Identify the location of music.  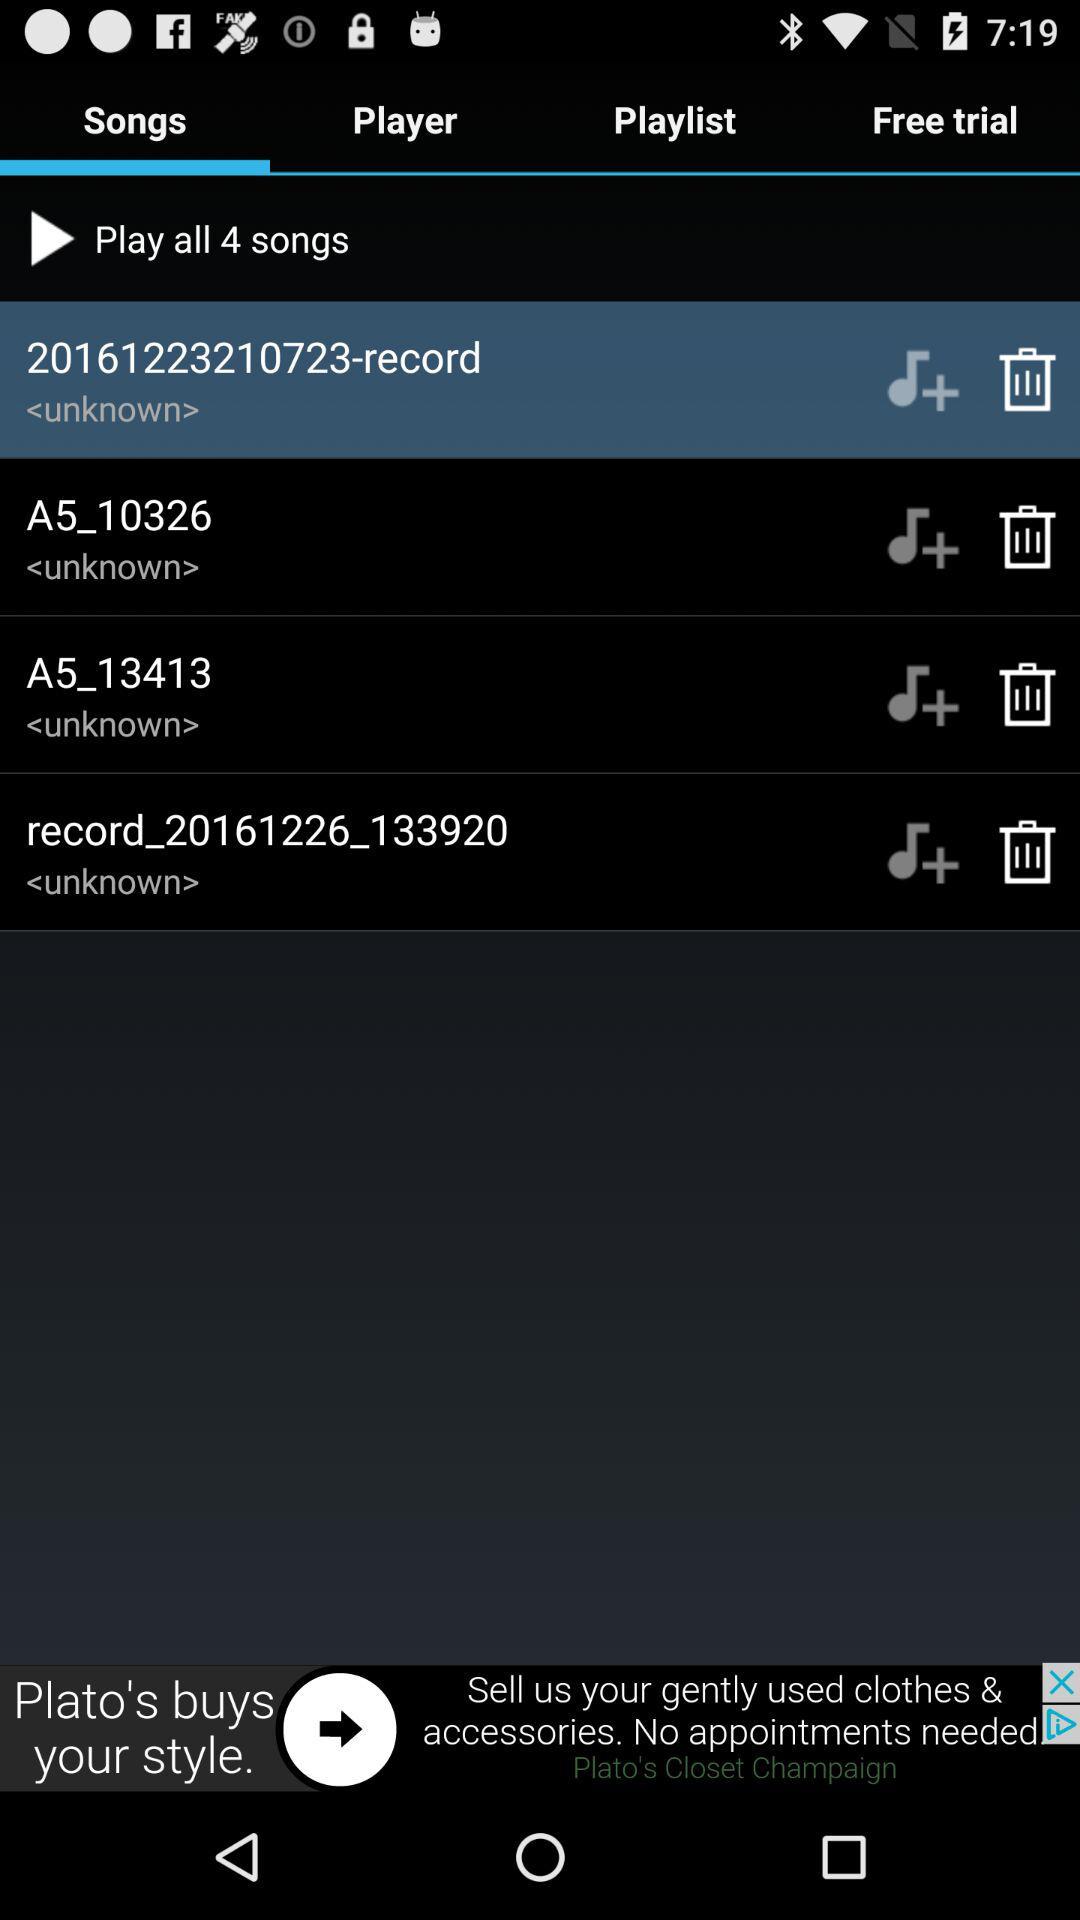
(922, 694).